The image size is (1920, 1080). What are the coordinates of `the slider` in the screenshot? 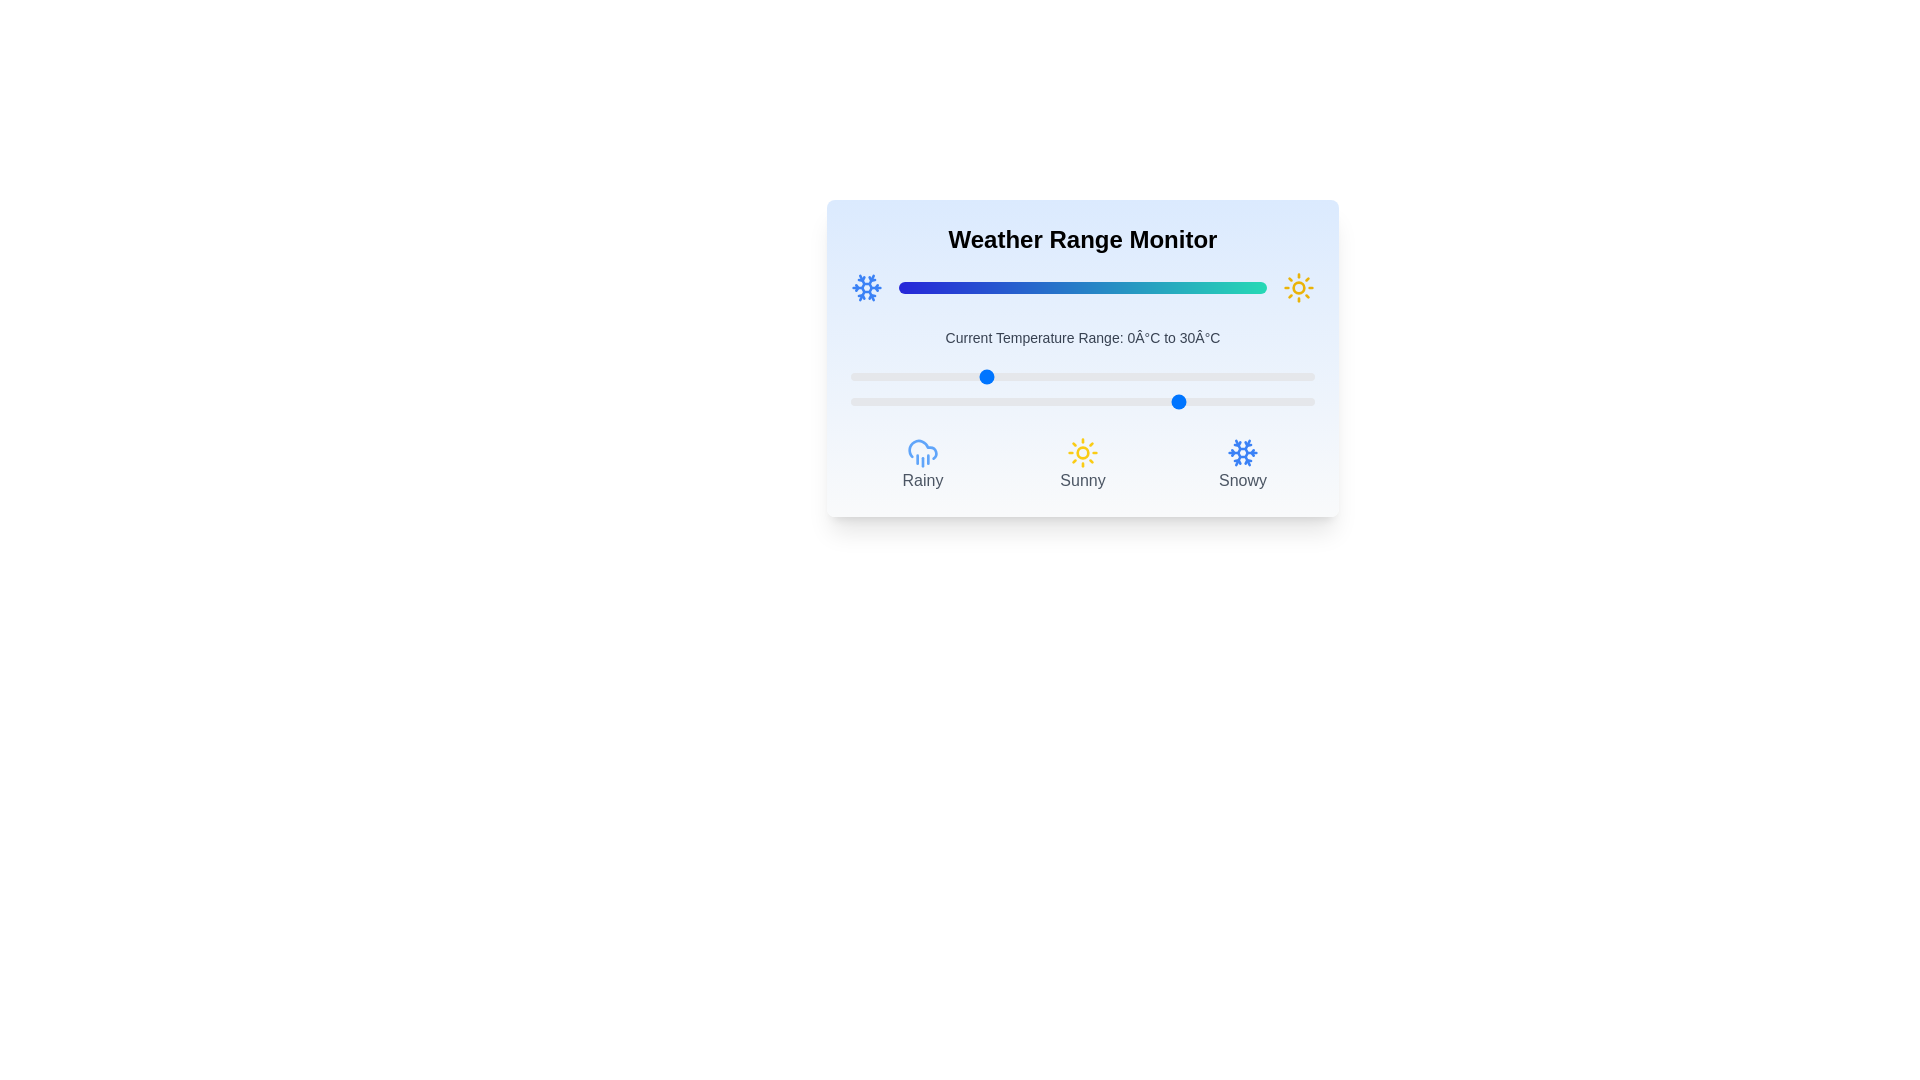 It's located at (1122, 377).